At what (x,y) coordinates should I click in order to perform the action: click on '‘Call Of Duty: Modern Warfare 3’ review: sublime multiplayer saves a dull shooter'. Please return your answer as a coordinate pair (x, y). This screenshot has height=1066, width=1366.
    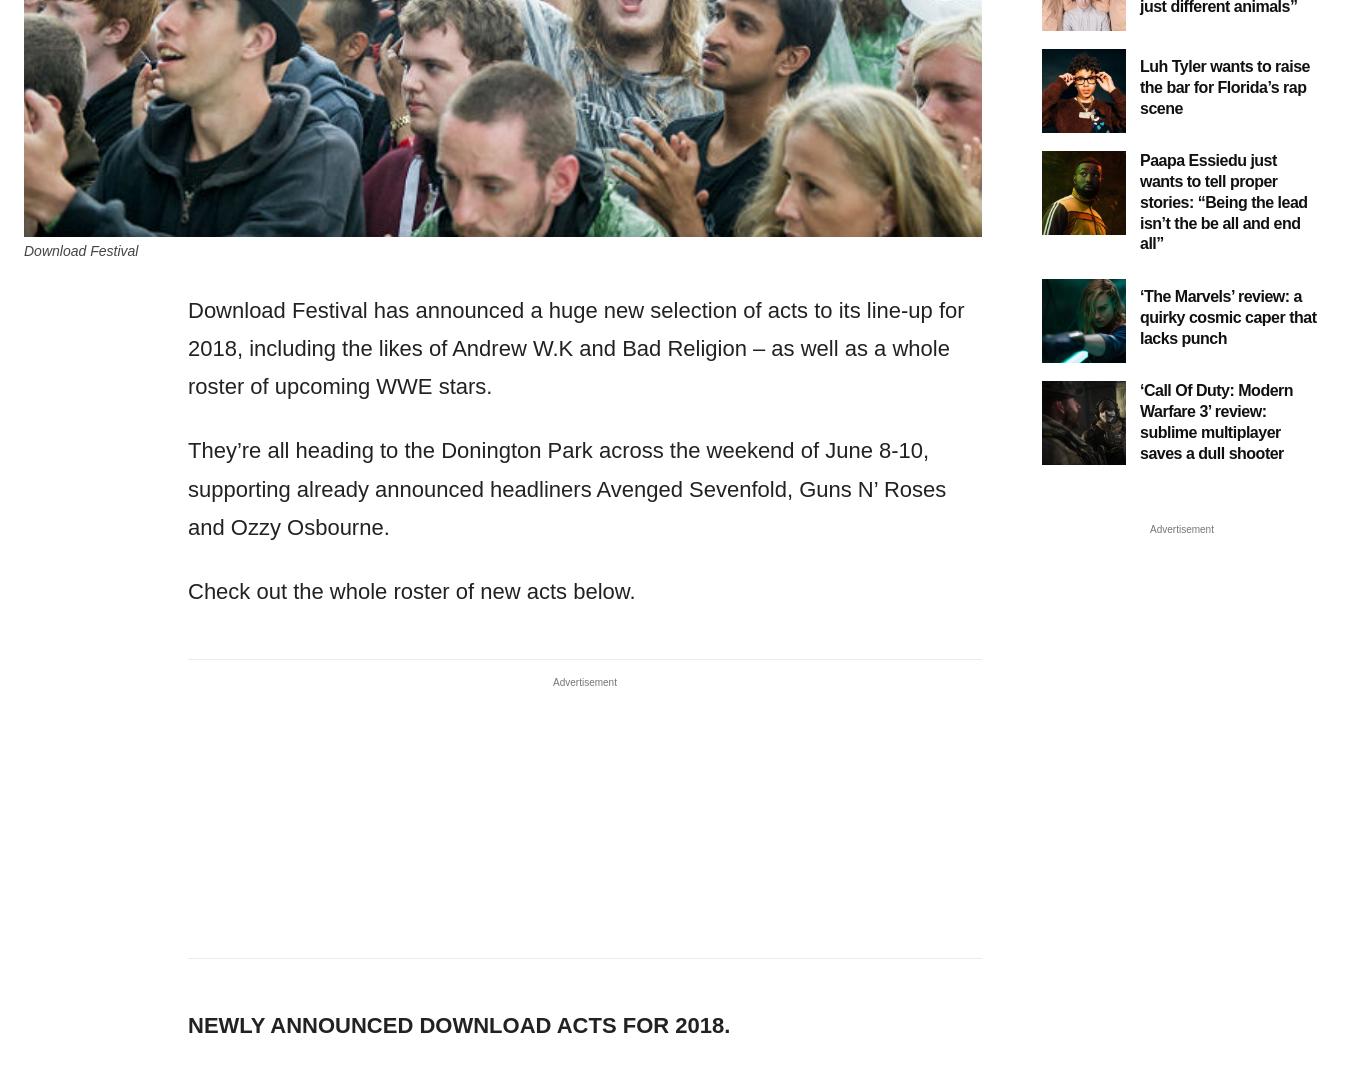
    Looking at the image, I should click on (1216, 421).